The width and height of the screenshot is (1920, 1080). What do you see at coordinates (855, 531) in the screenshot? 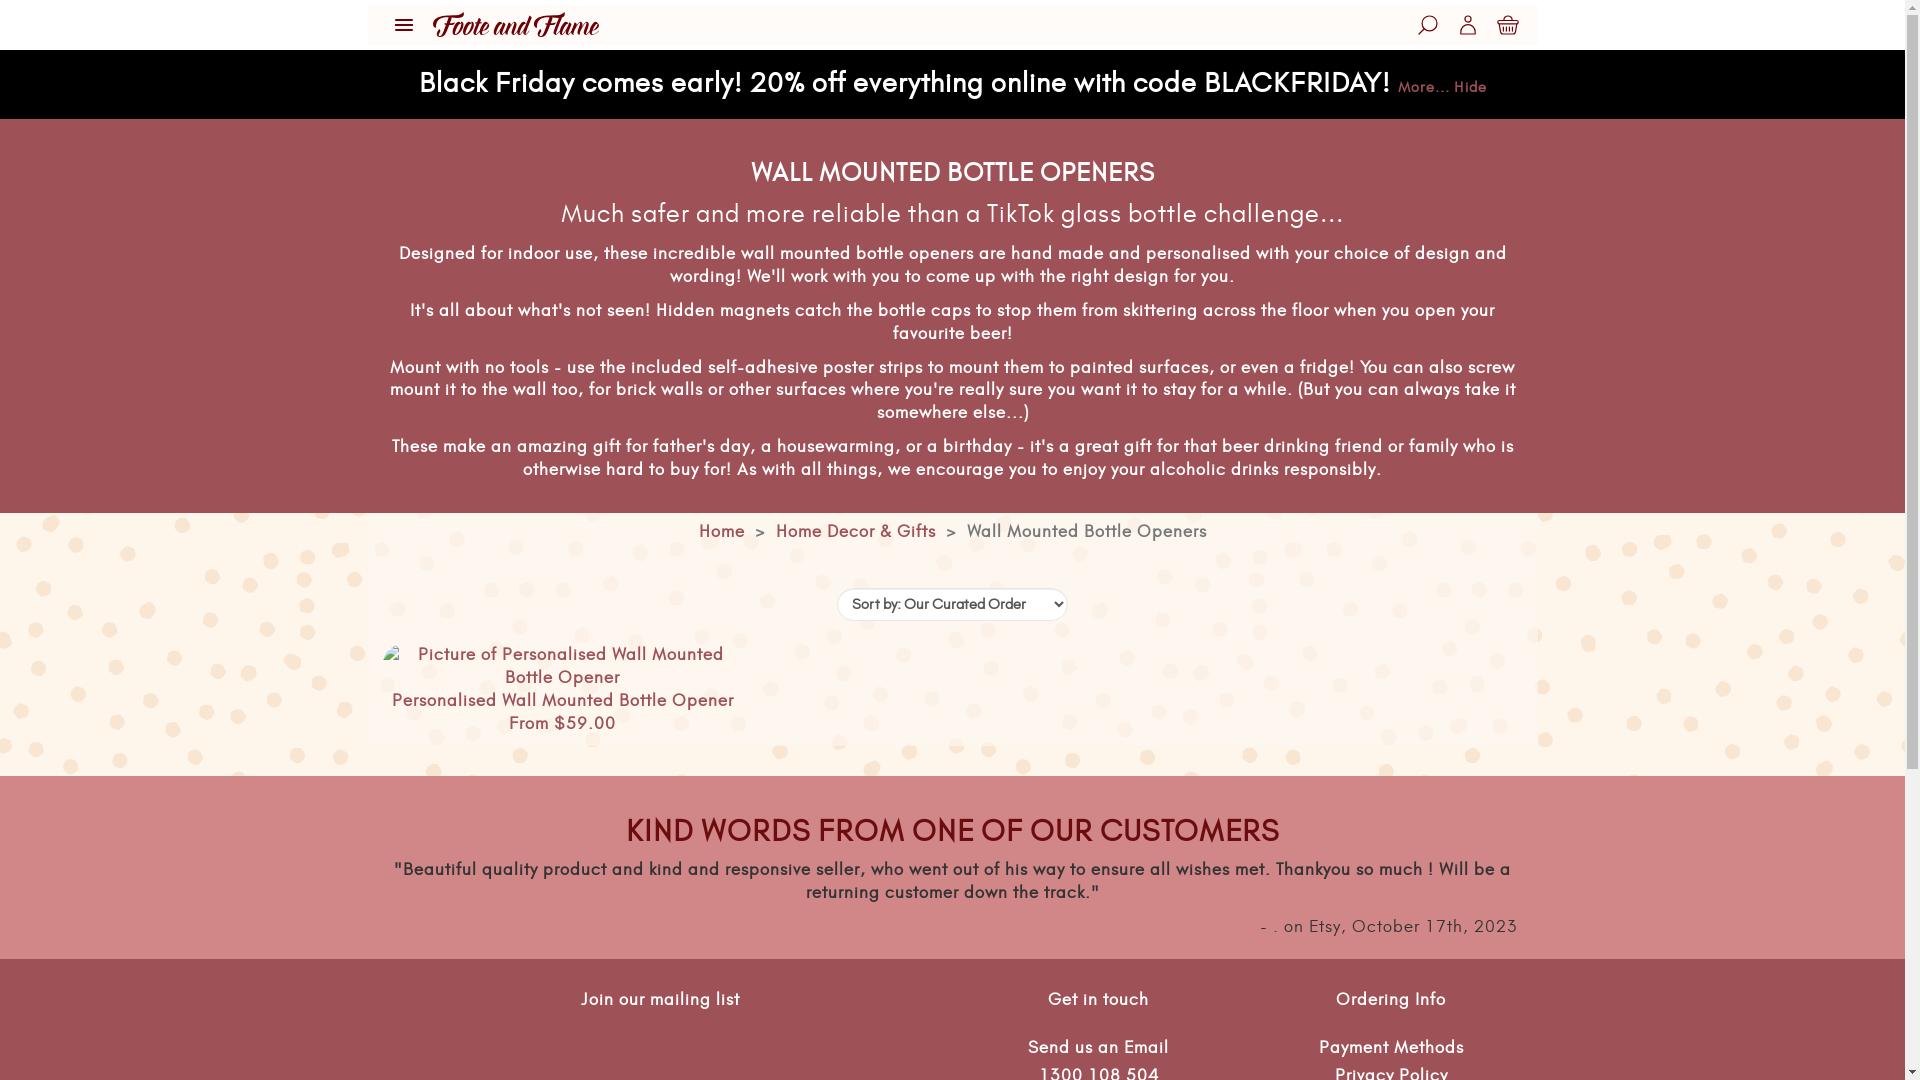
I see `'Home Decor & Gifts'` at bounding box center [855, 531].